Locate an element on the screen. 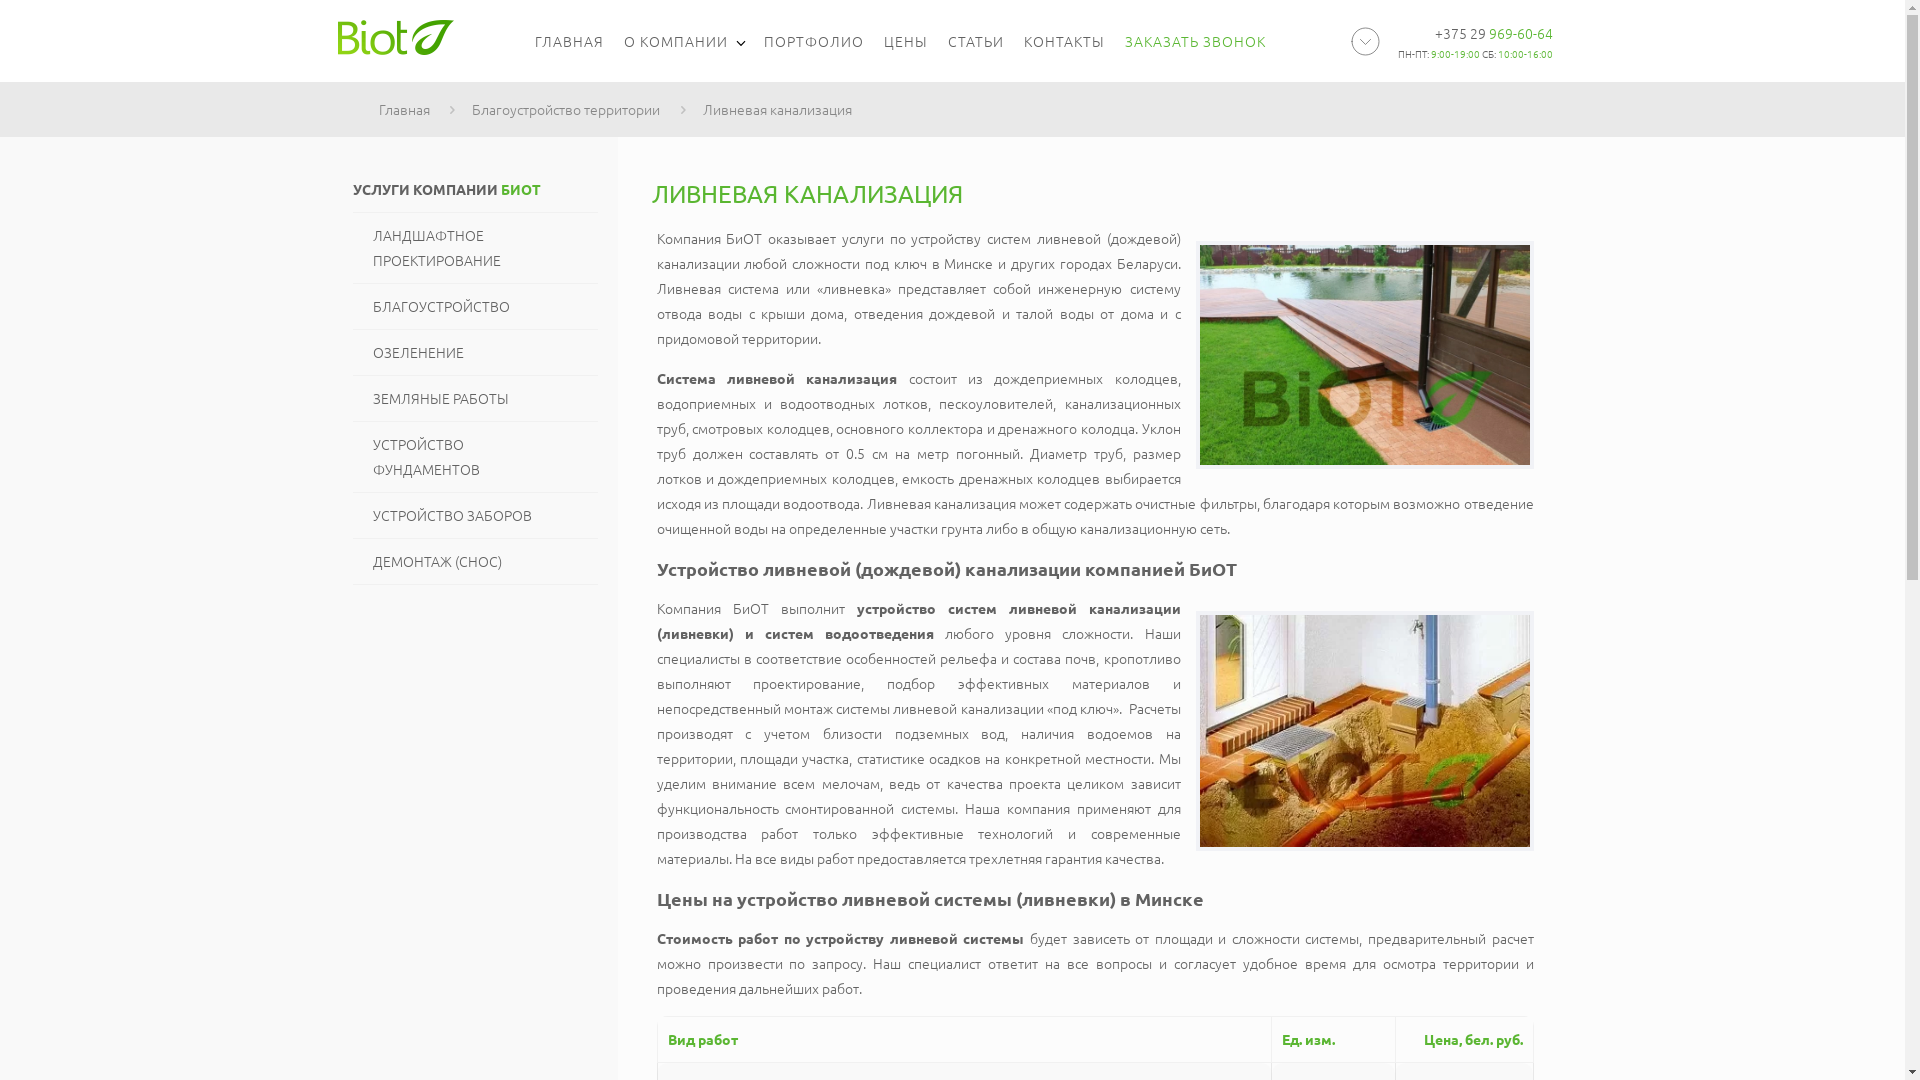  '+375 29 969-60-64' is located at coordinates (1492, 33).